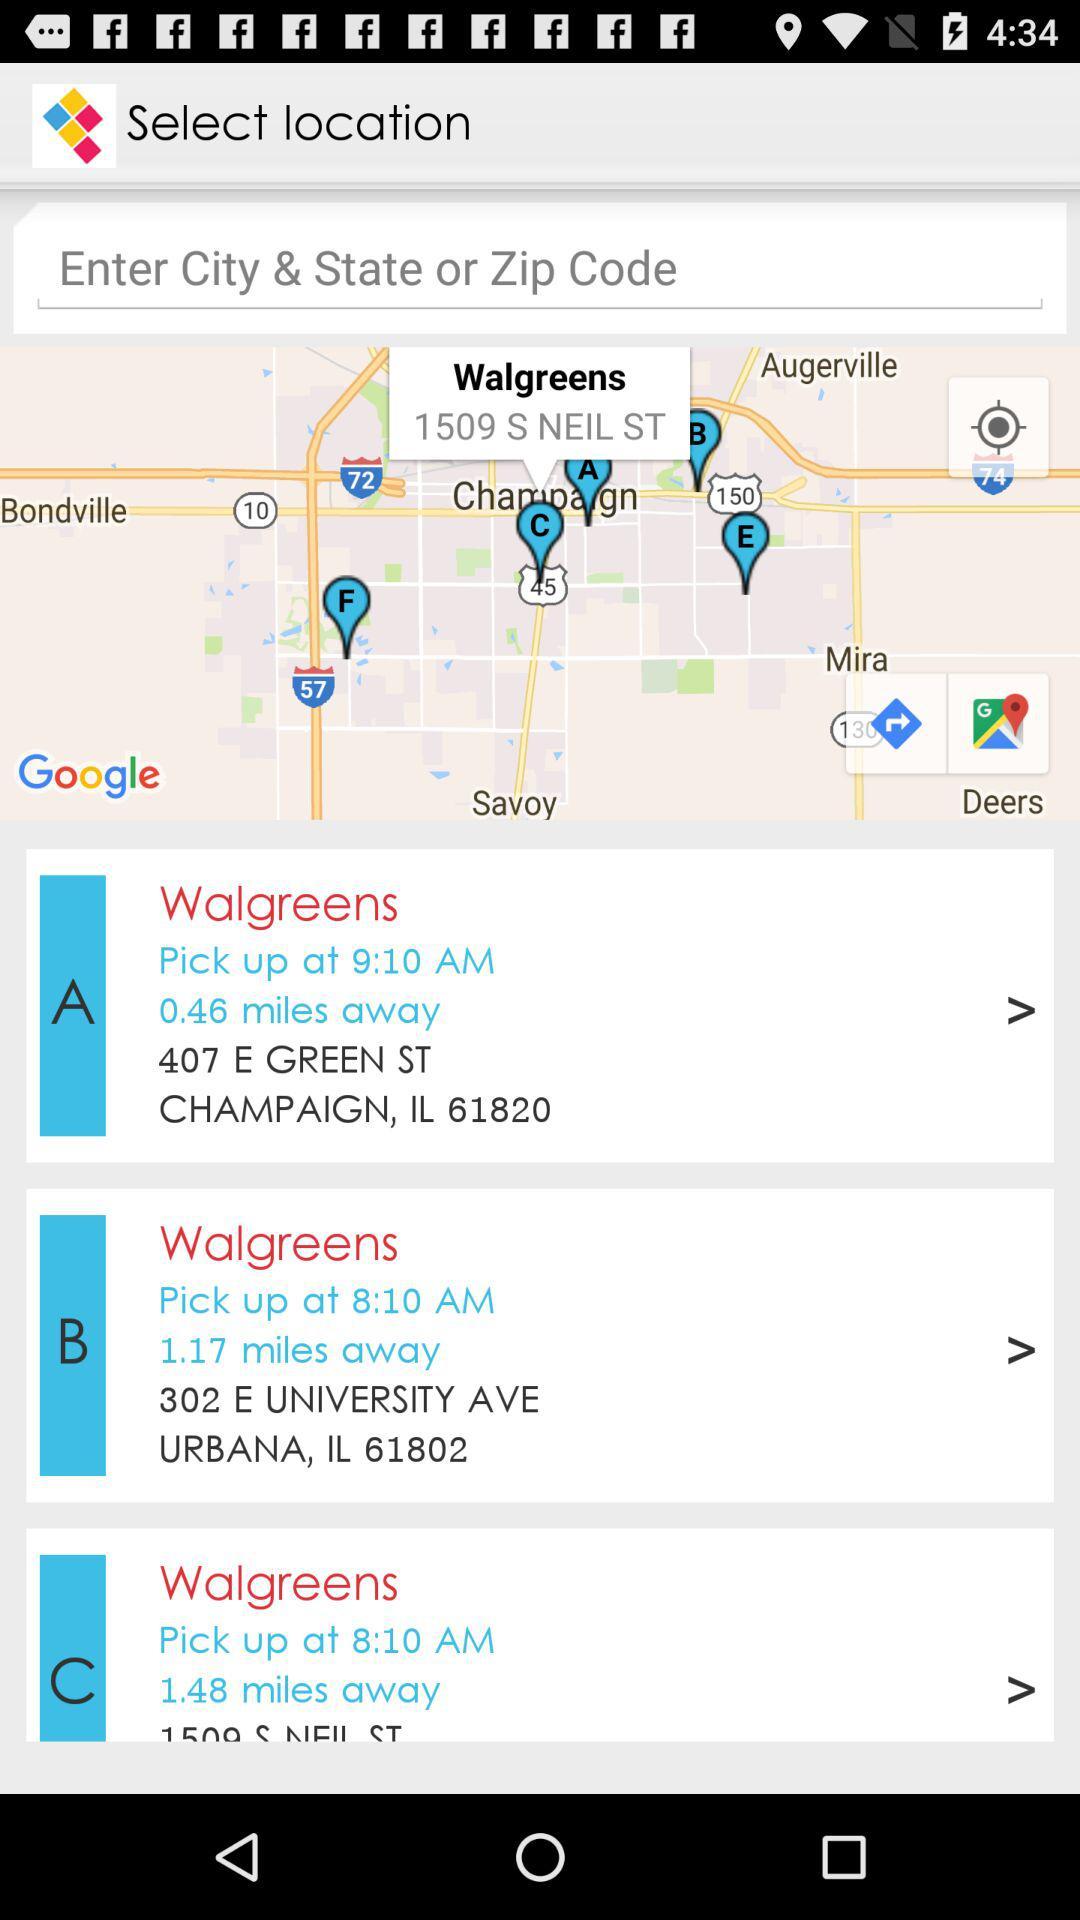 This screenshot has width=1080, height=1920. I want to click on 302 e university icon, so click(347, 1400).